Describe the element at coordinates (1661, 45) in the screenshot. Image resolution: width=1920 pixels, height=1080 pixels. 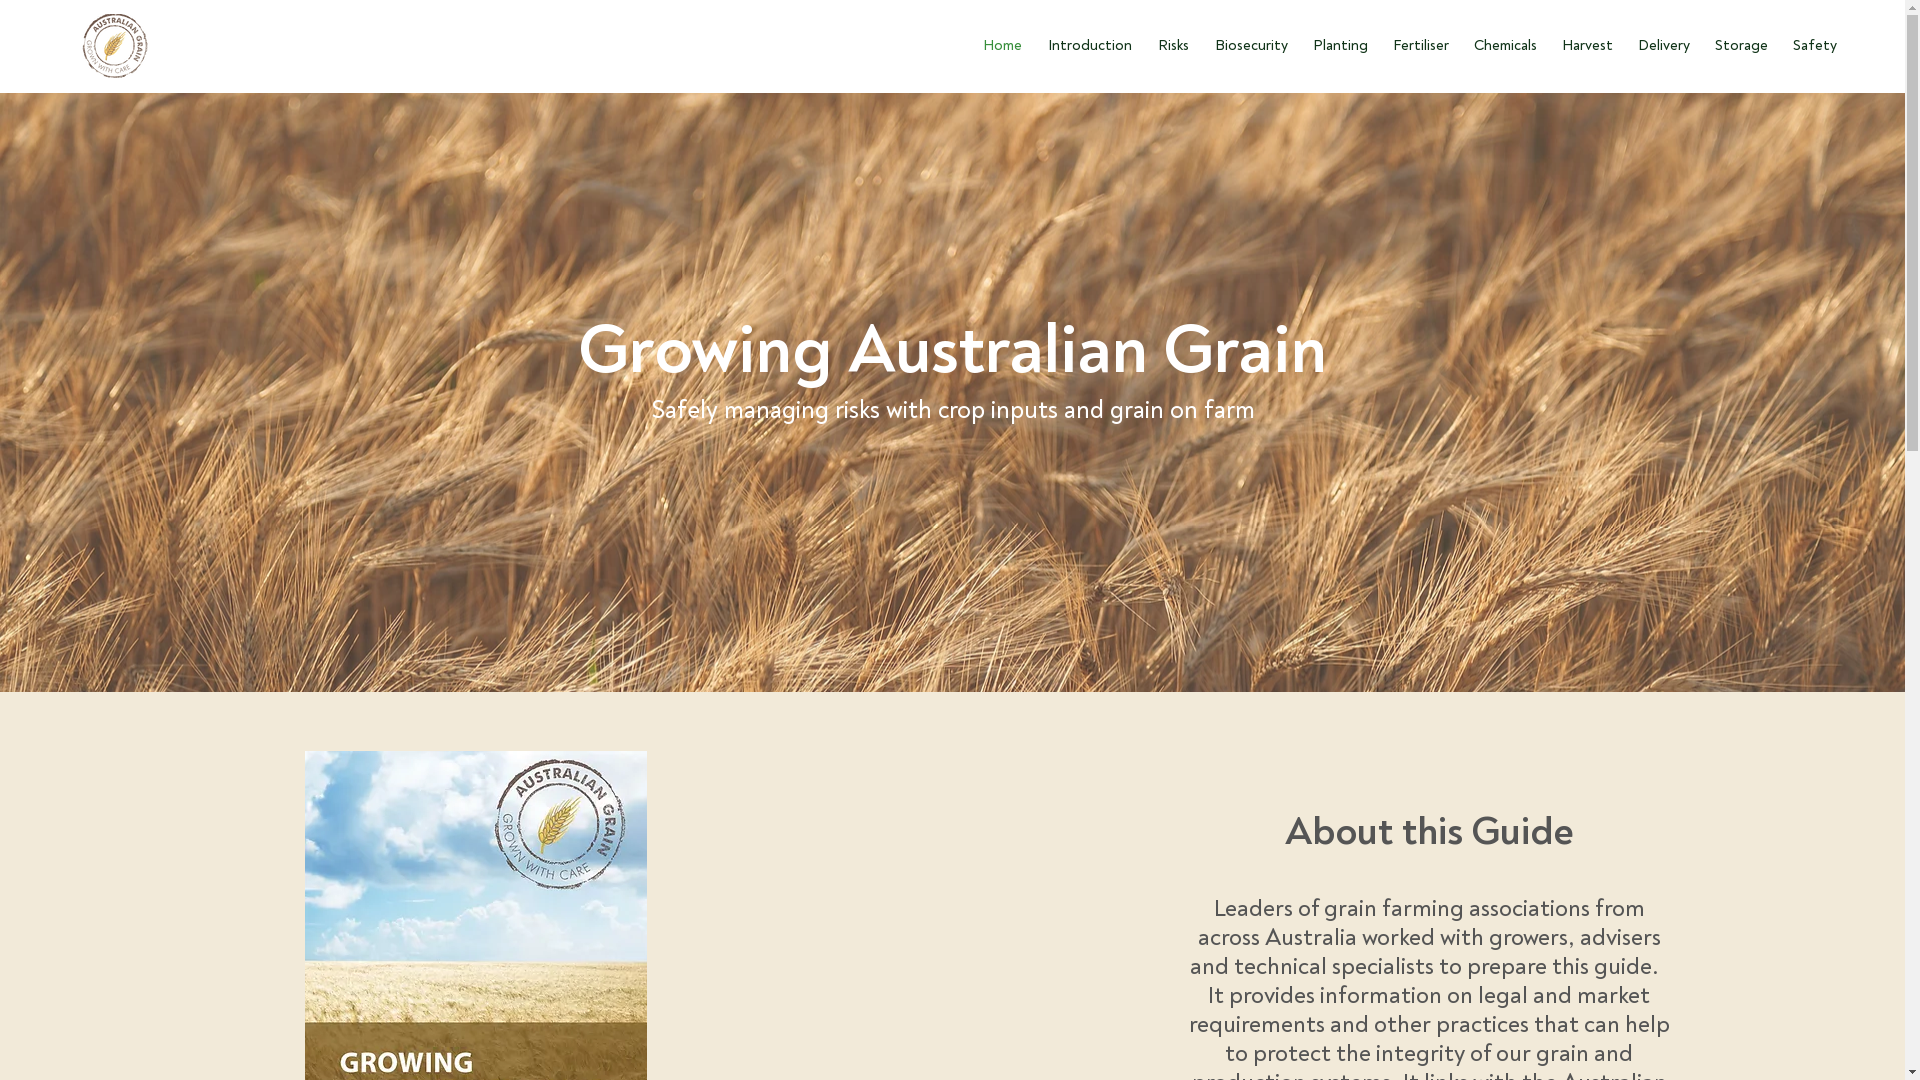
I see `'Delivery'` at that location.